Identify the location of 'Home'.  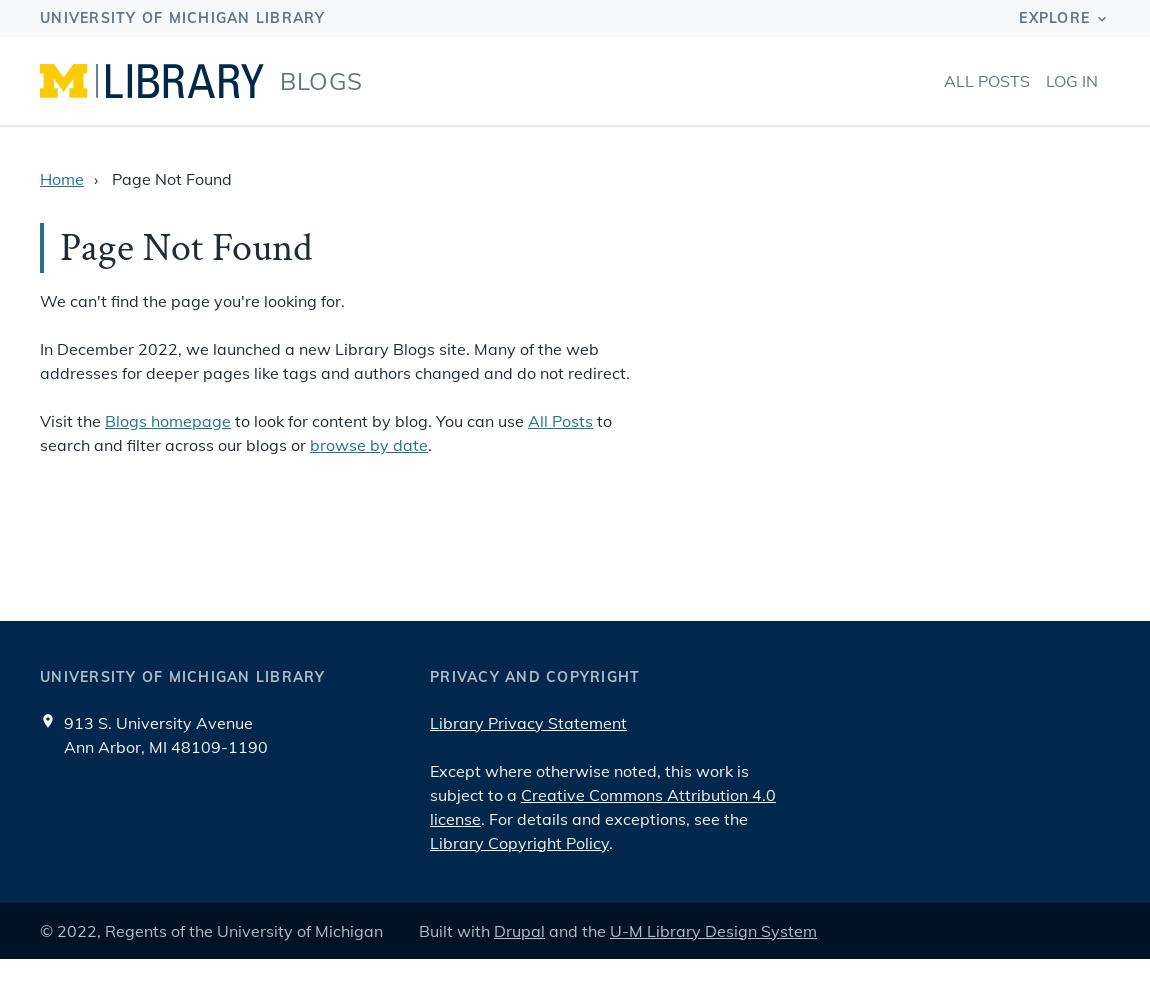
(60, 179).